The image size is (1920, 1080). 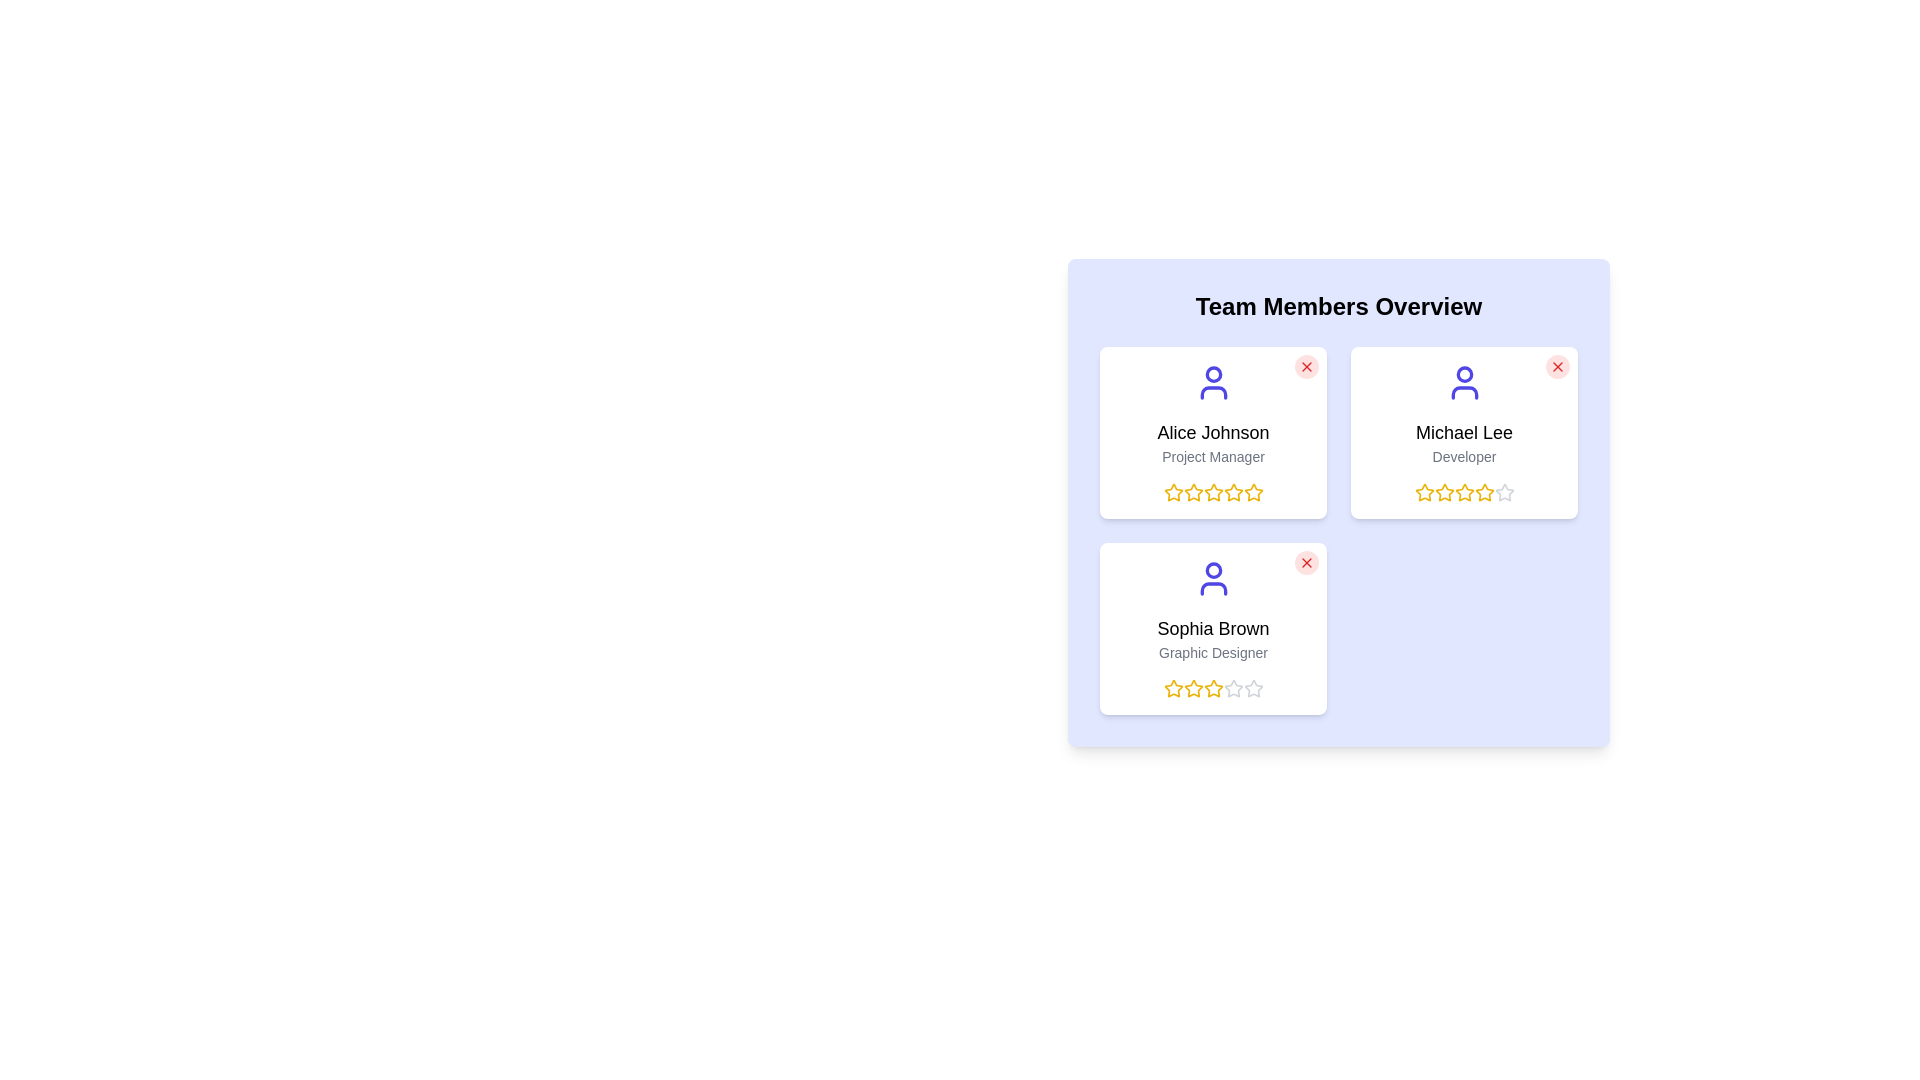 I want to click on the grid layout of team member cards, so click(x=1339, y=501).